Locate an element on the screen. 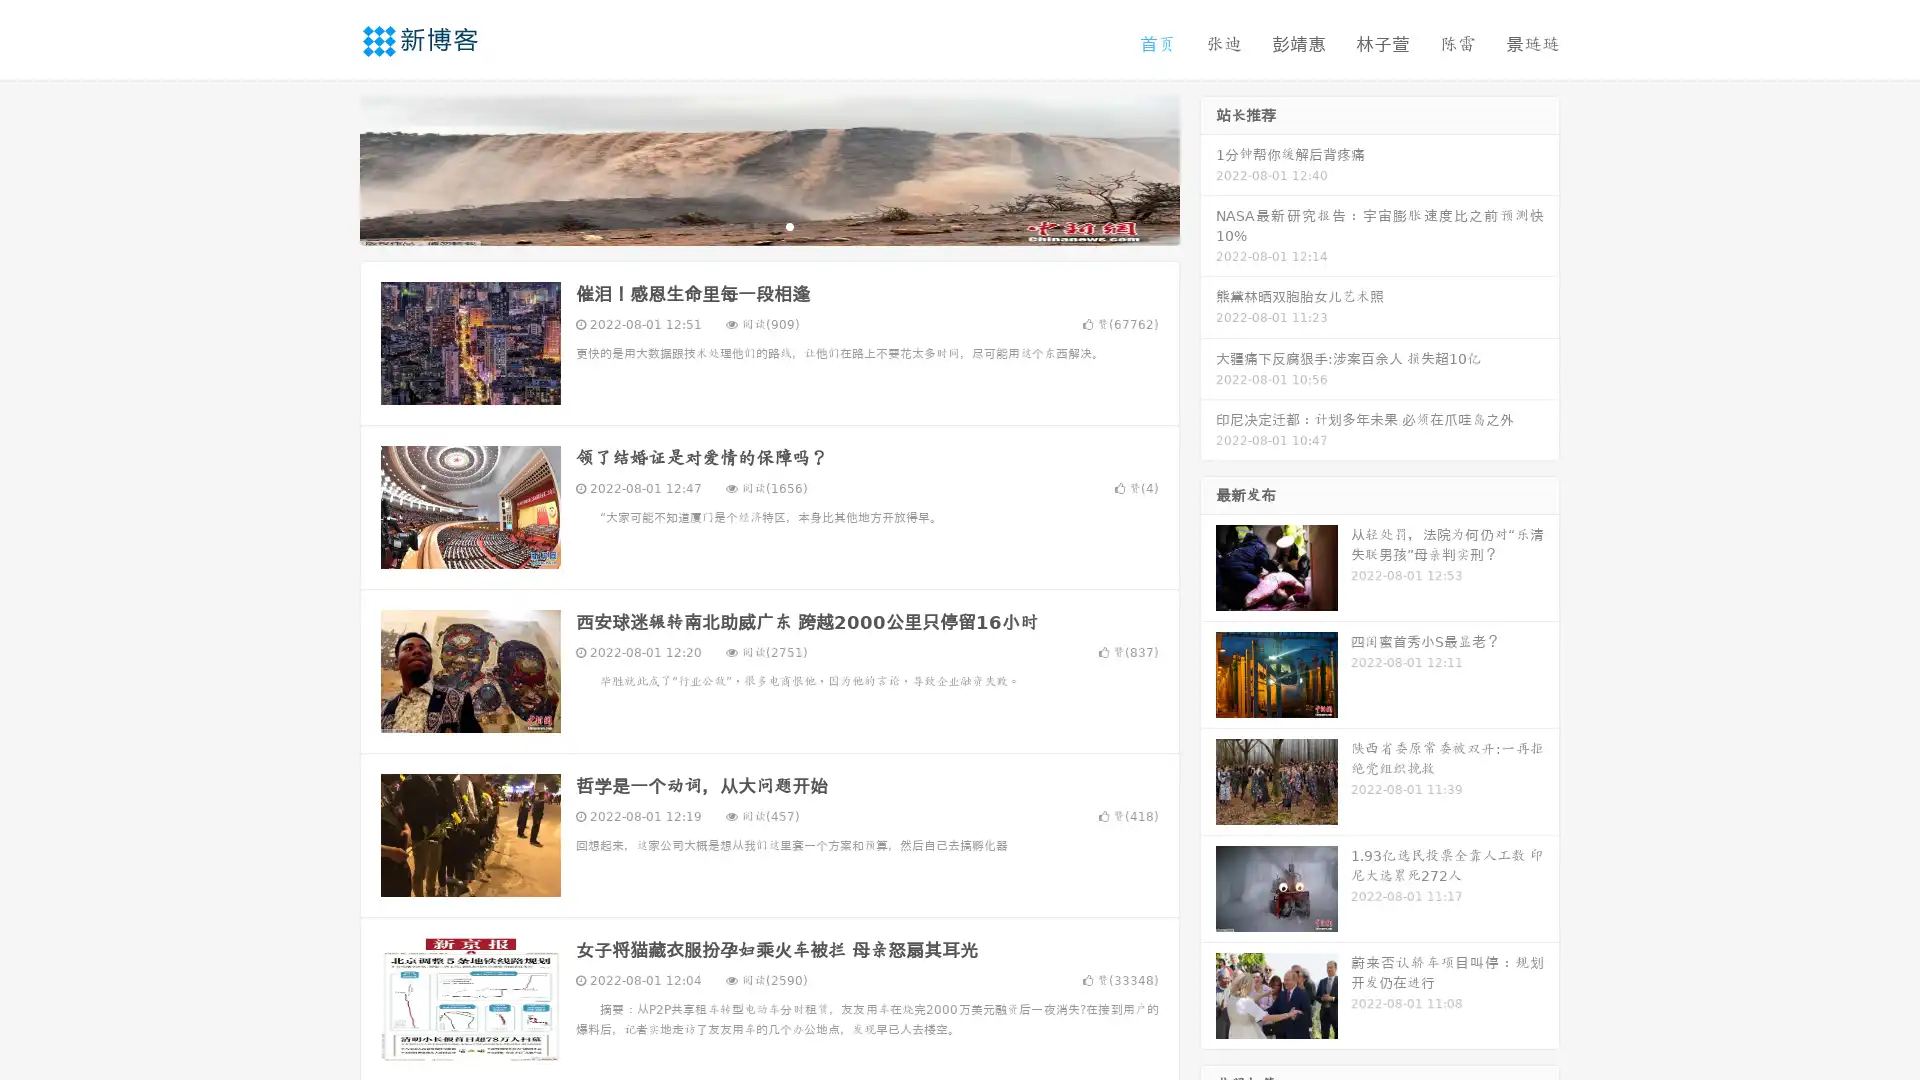  Go to slide 3 is located at coordinates (789, 225).